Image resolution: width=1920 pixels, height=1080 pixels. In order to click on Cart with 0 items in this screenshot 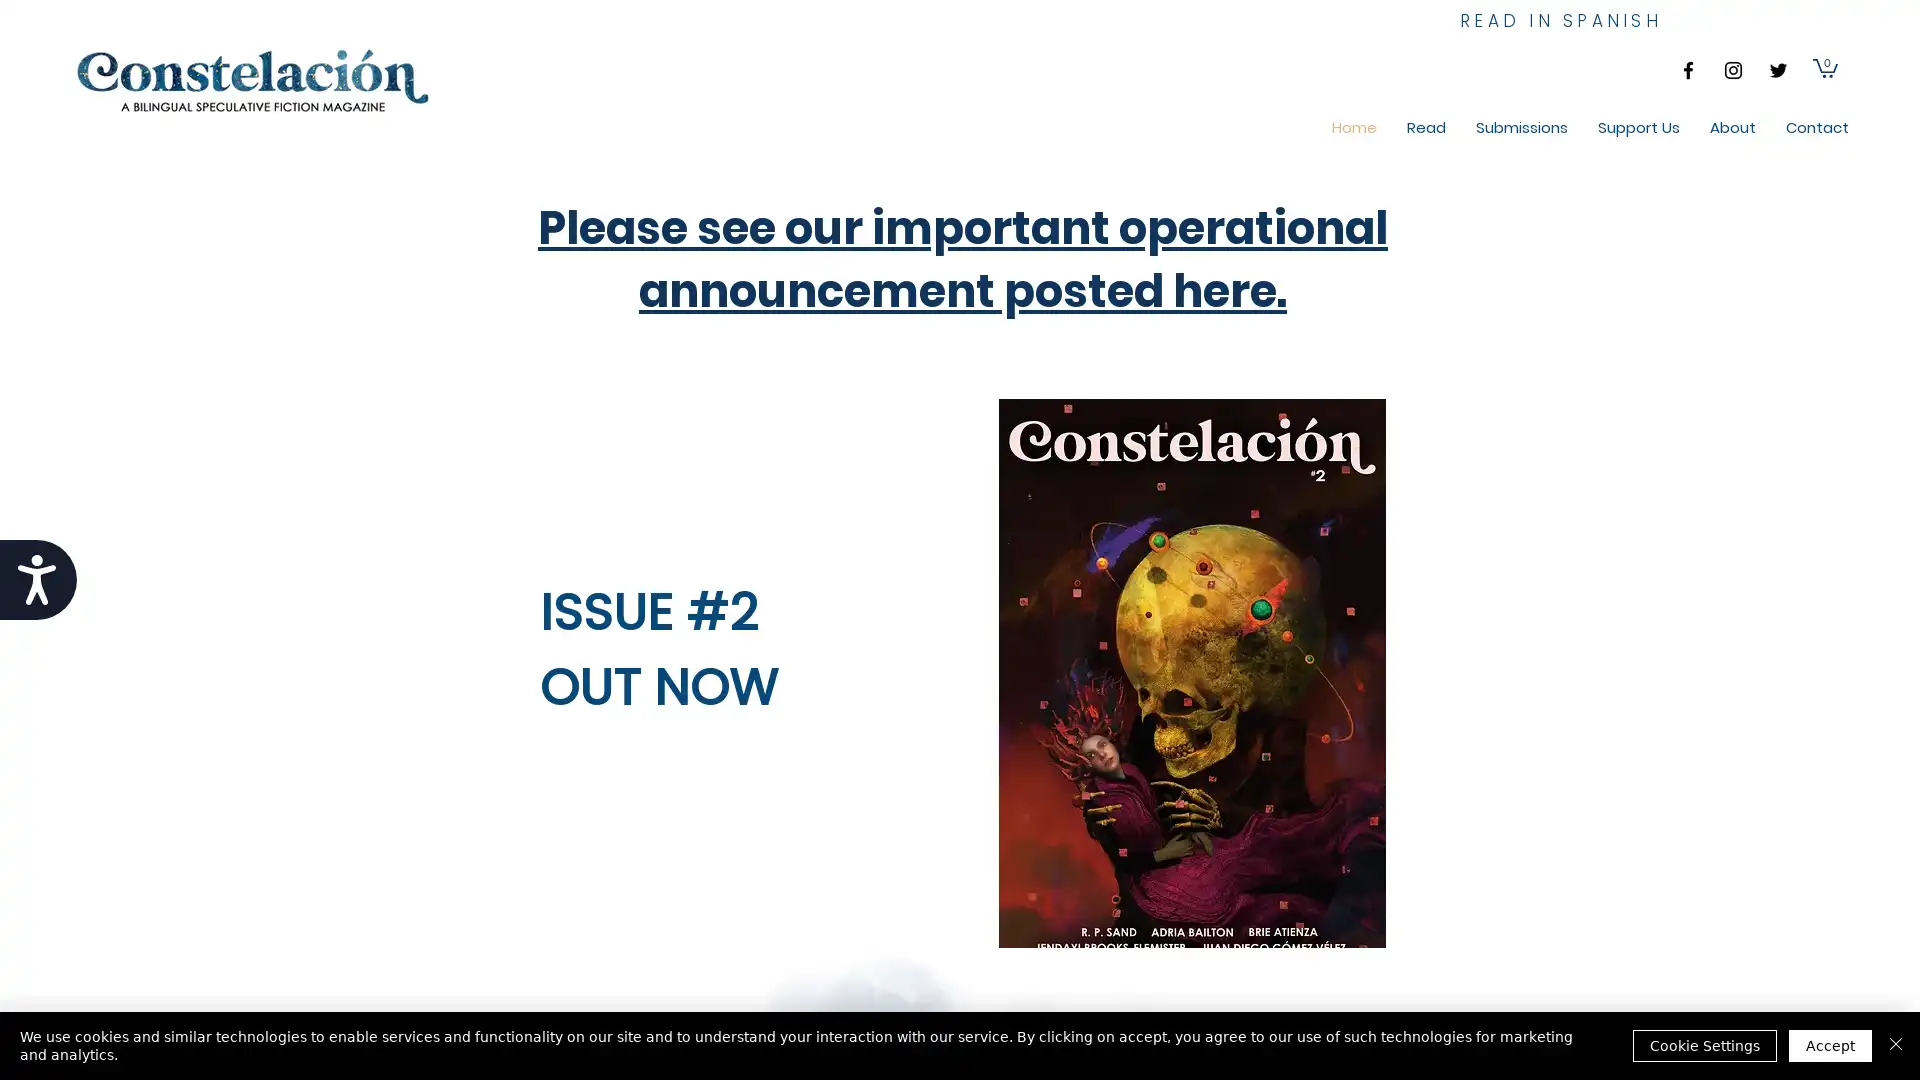, I will do `click(1825, 65)`.